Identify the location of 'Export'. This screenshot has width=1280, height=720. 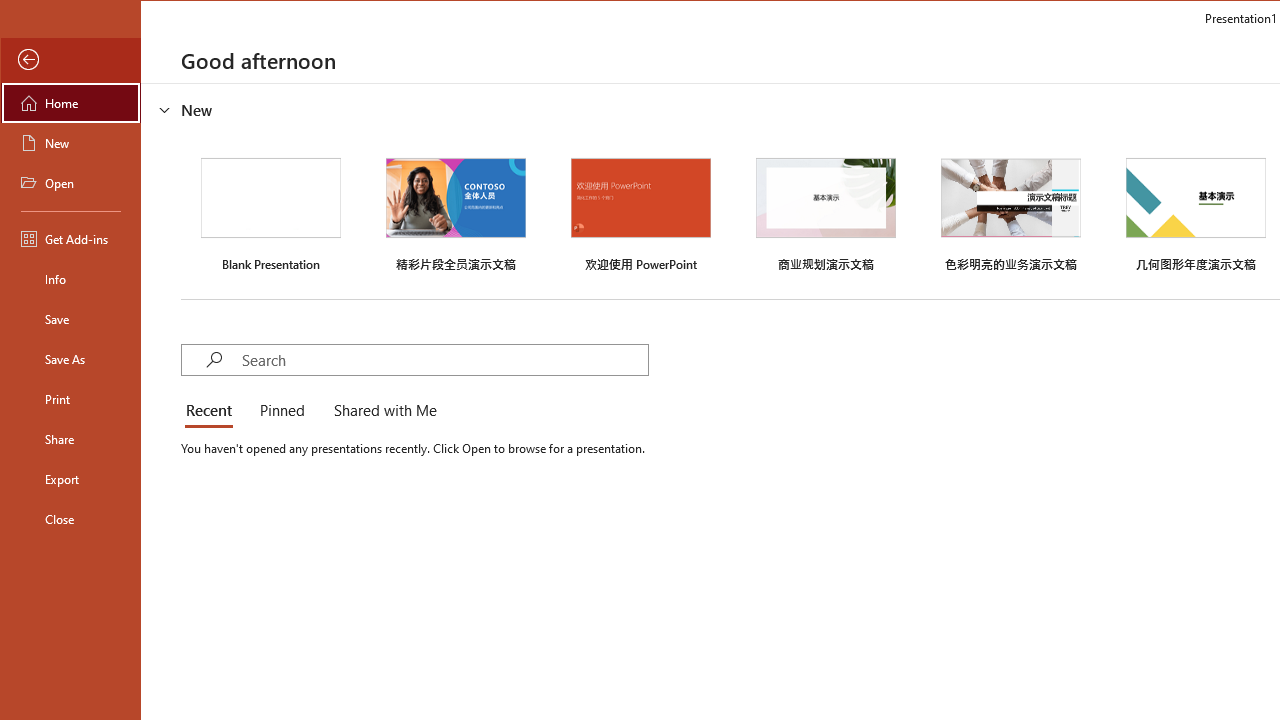
(71, 479).